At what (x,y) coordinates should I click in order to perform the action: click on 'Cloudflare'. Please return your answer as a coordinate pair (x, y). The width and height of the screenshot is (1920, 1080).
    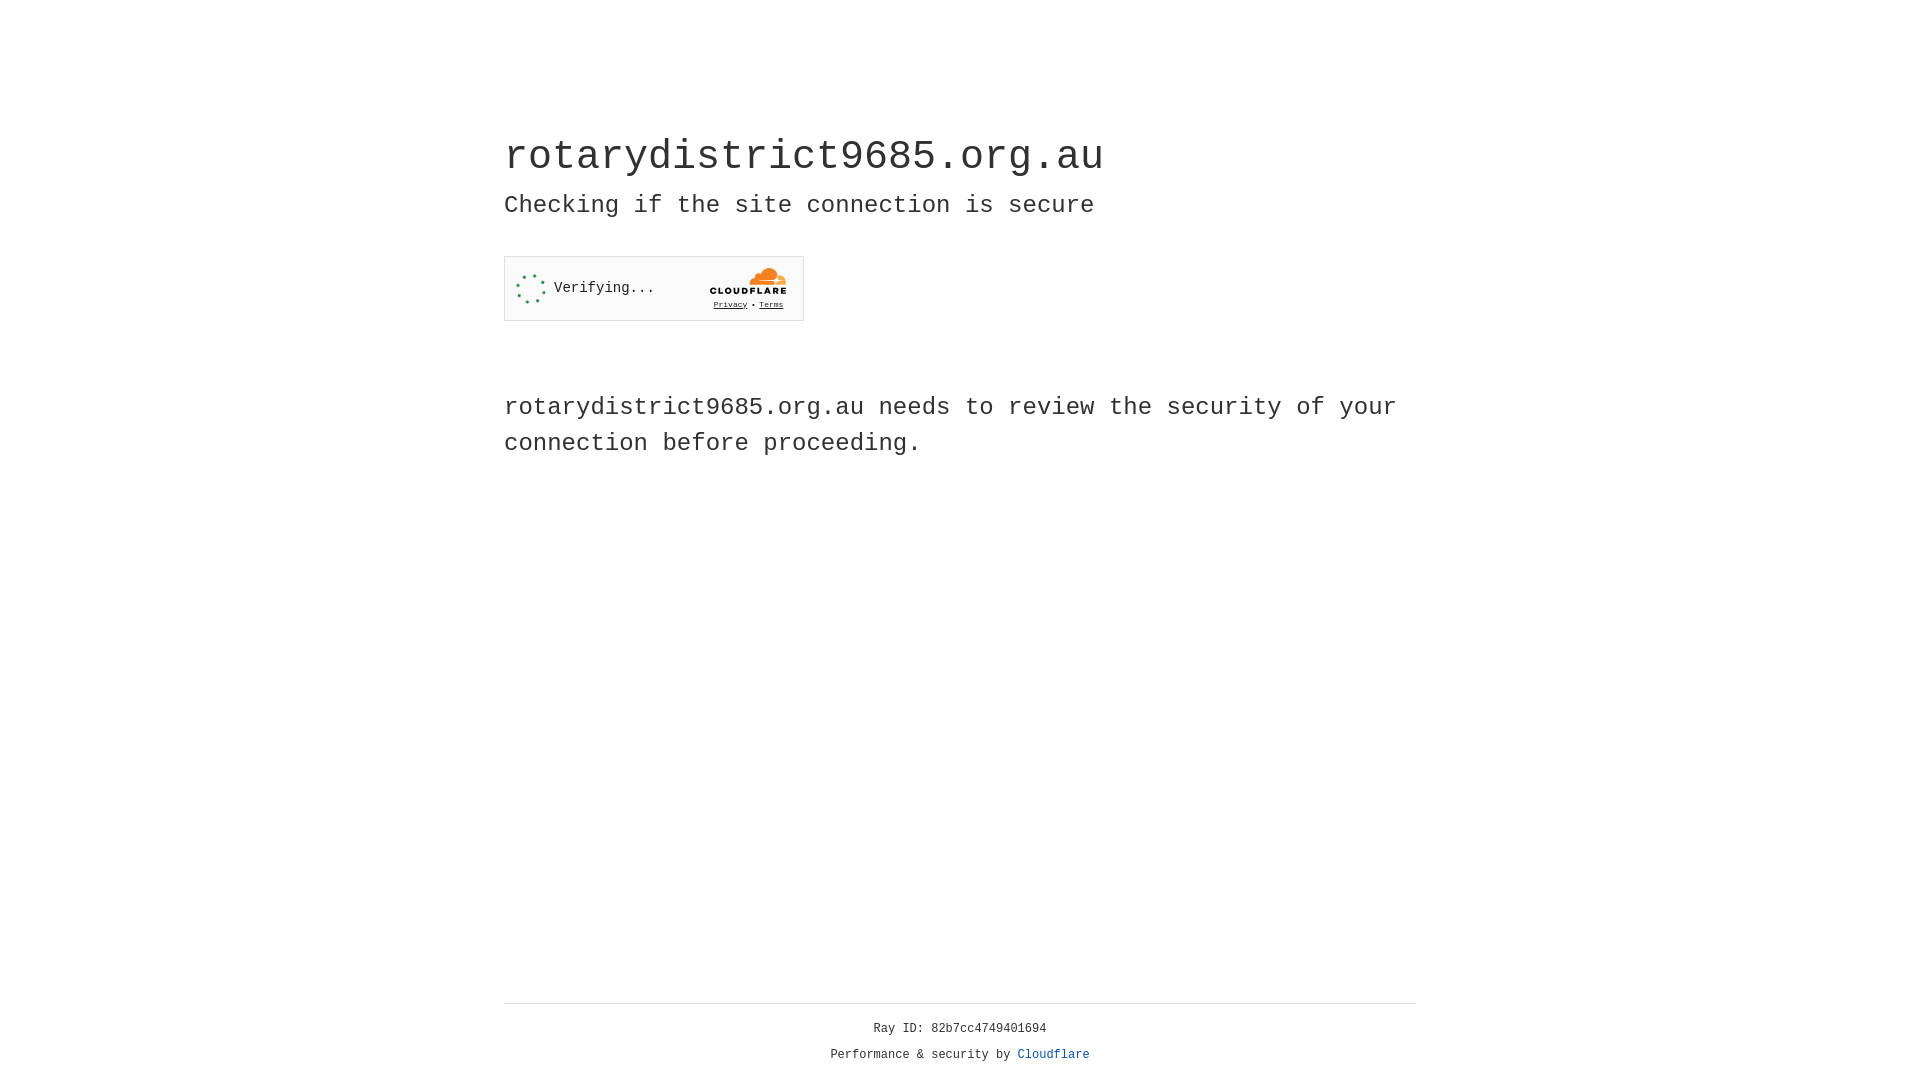
    Looking at the image, I should click on (1017, 1054).